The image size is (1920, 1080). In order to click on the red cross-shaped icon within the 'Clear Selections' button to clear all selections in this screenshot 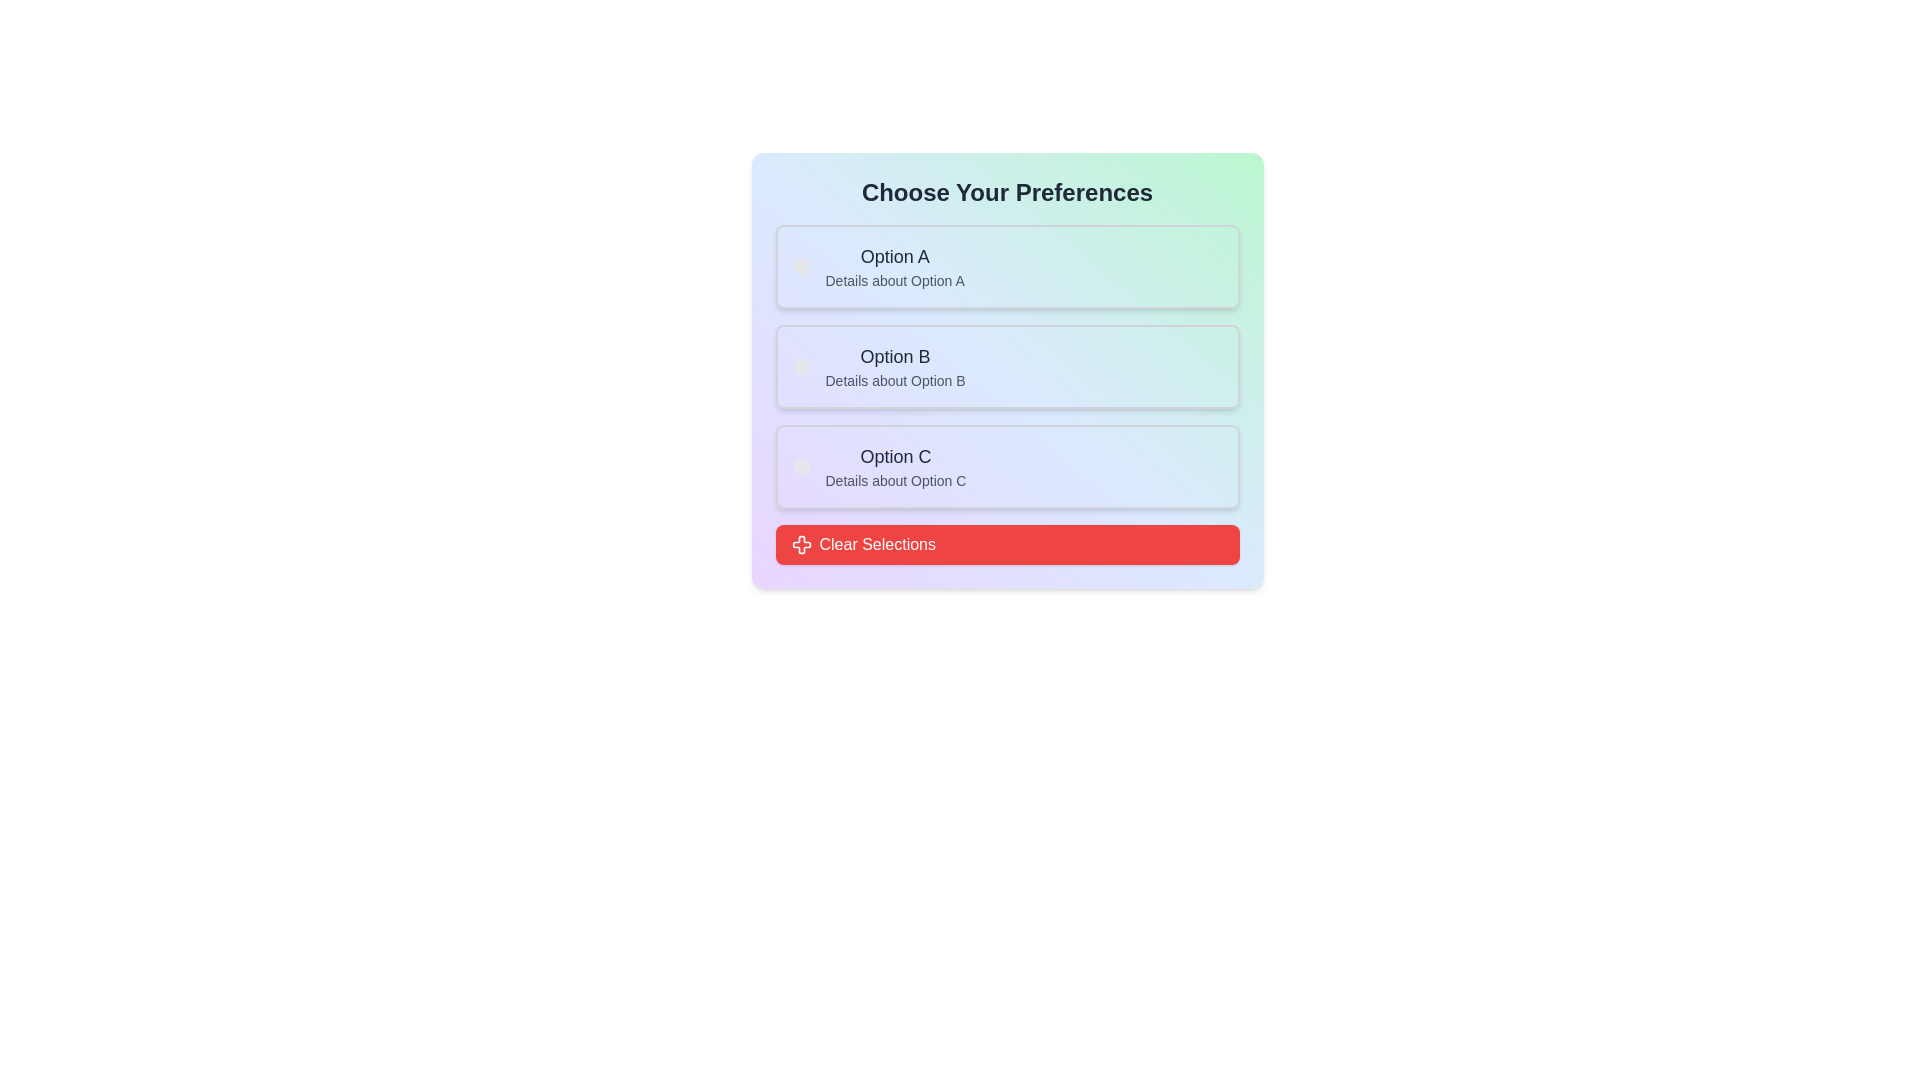, I will do `click(801, 544)`.